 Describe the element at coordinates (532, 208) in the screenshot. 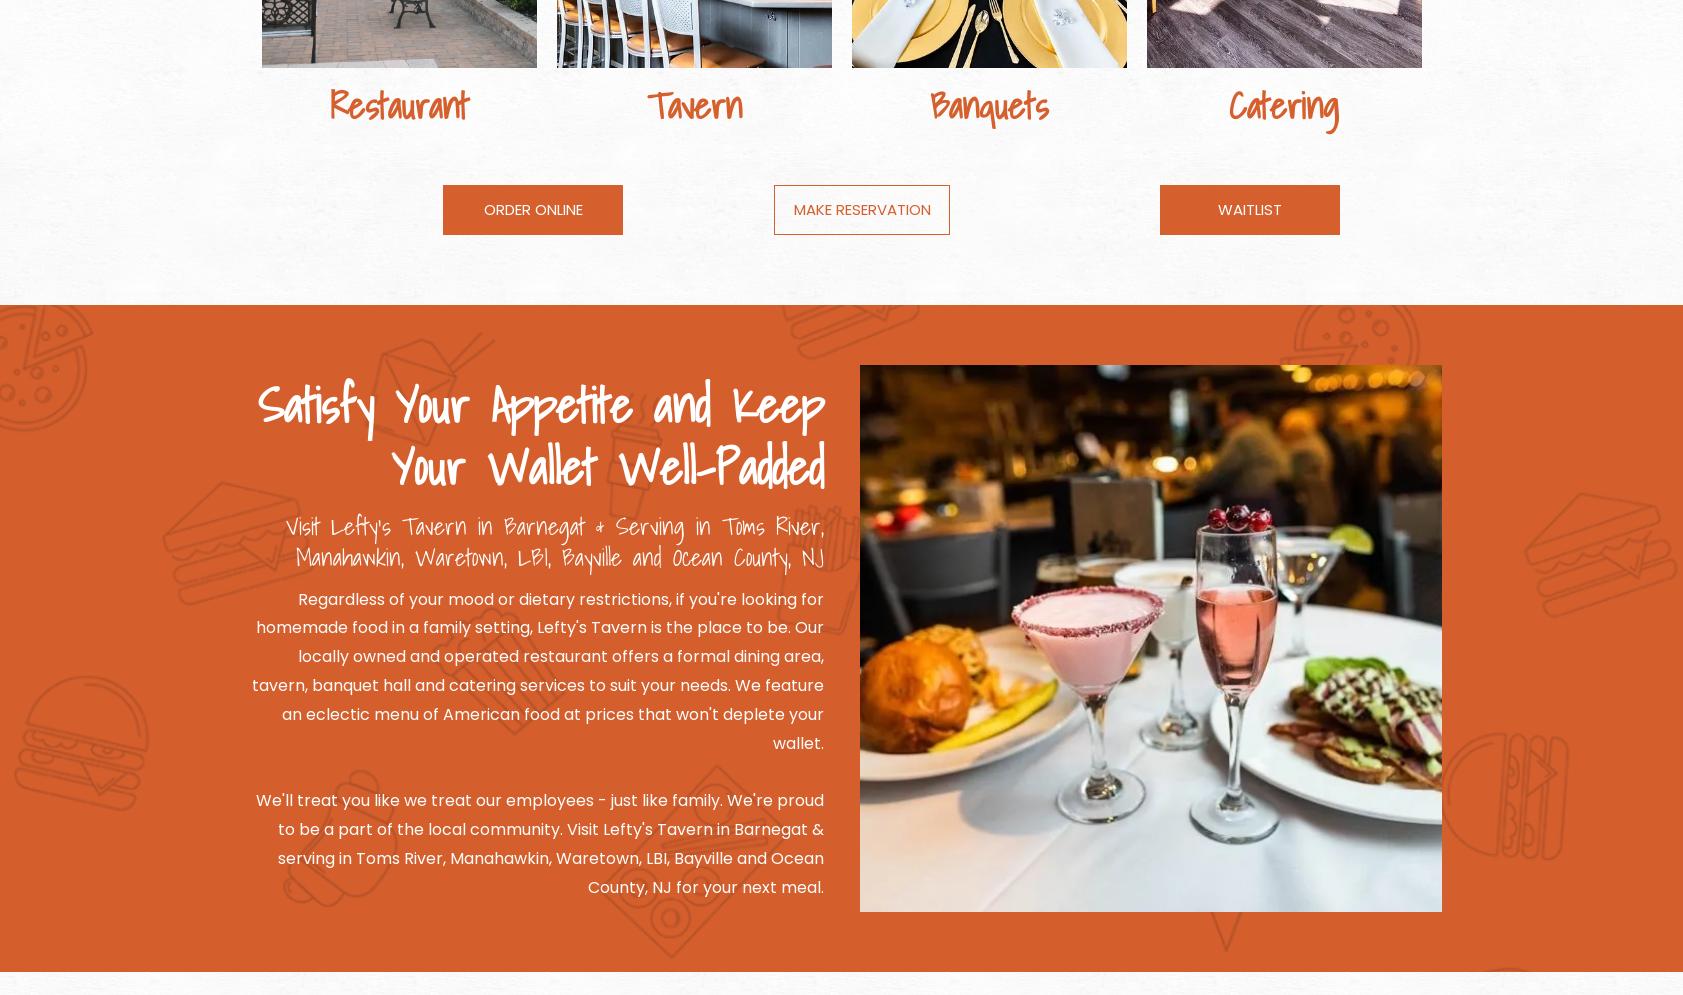

I see `'ORDER ONLINE'` at that location.